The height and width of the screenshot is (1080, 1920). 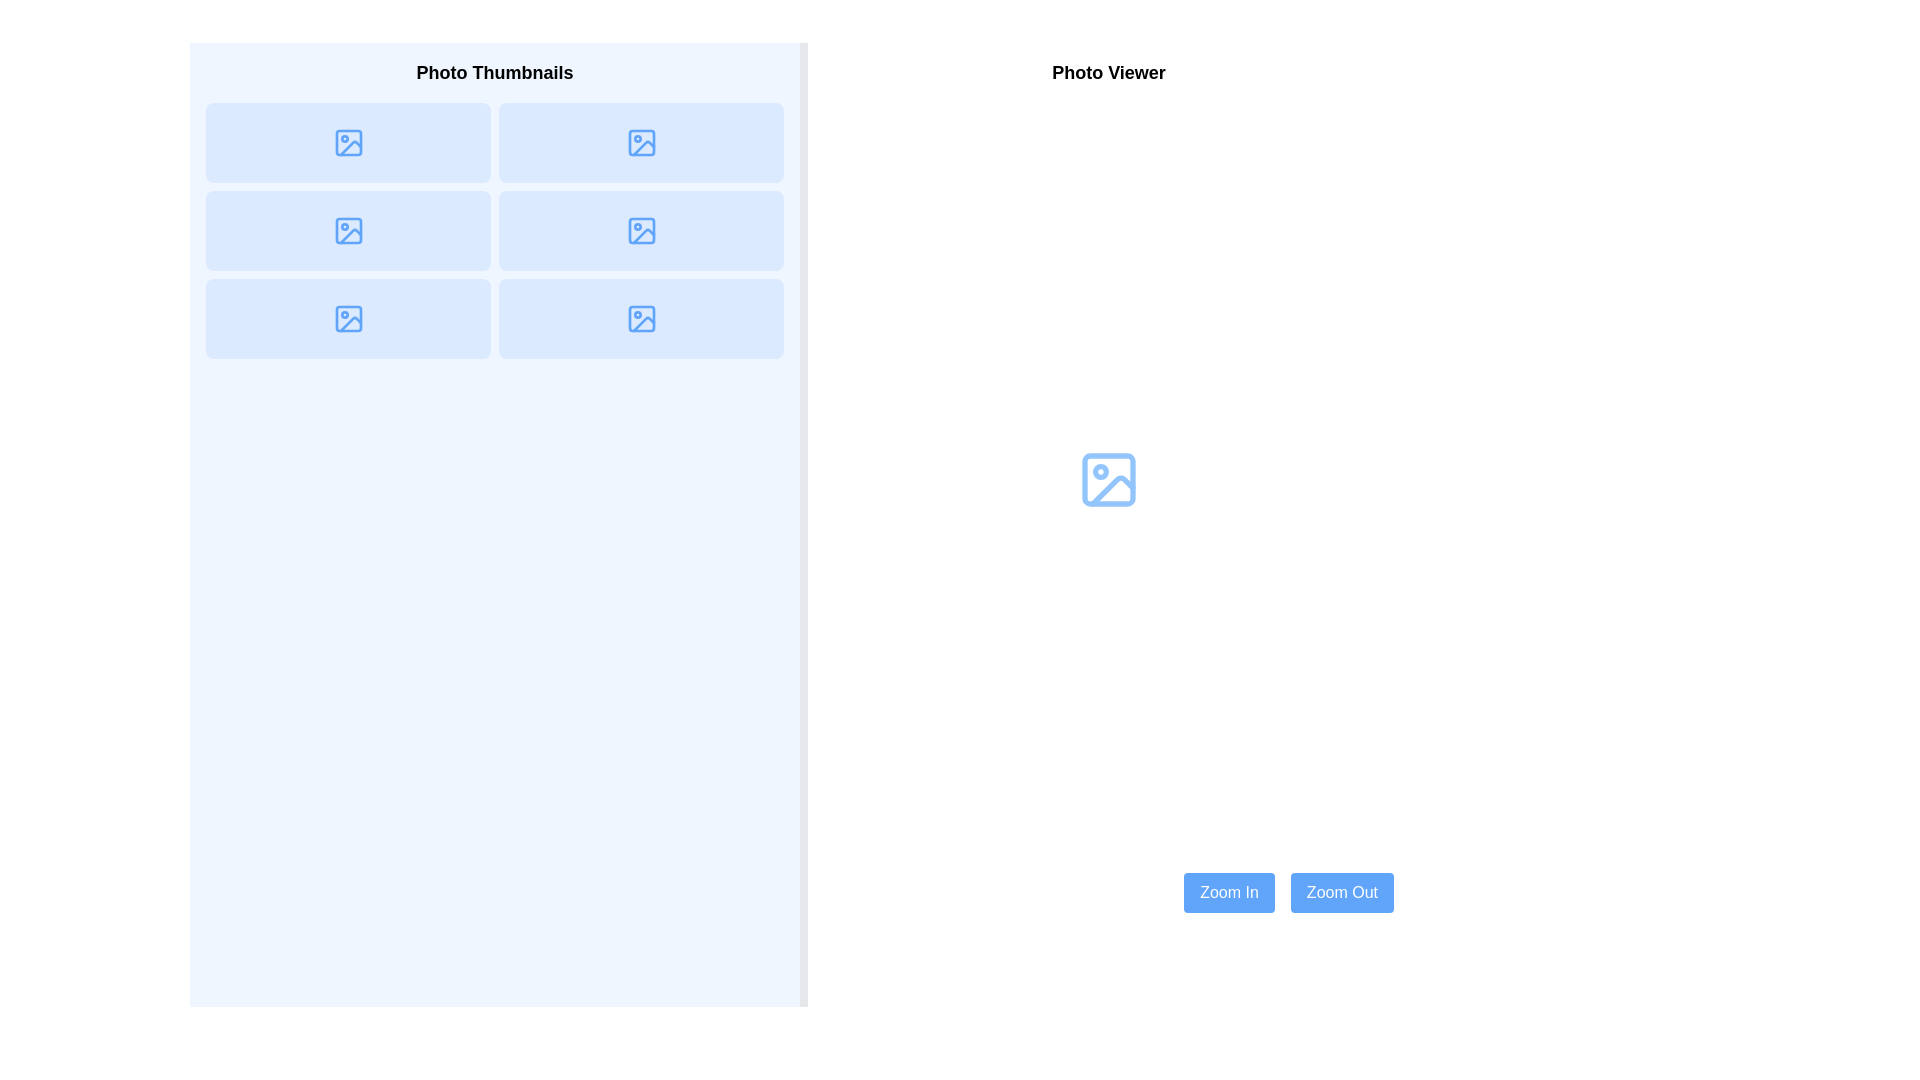 I want to click on the photo thumbnail icon located, so click(x=641, y=141).